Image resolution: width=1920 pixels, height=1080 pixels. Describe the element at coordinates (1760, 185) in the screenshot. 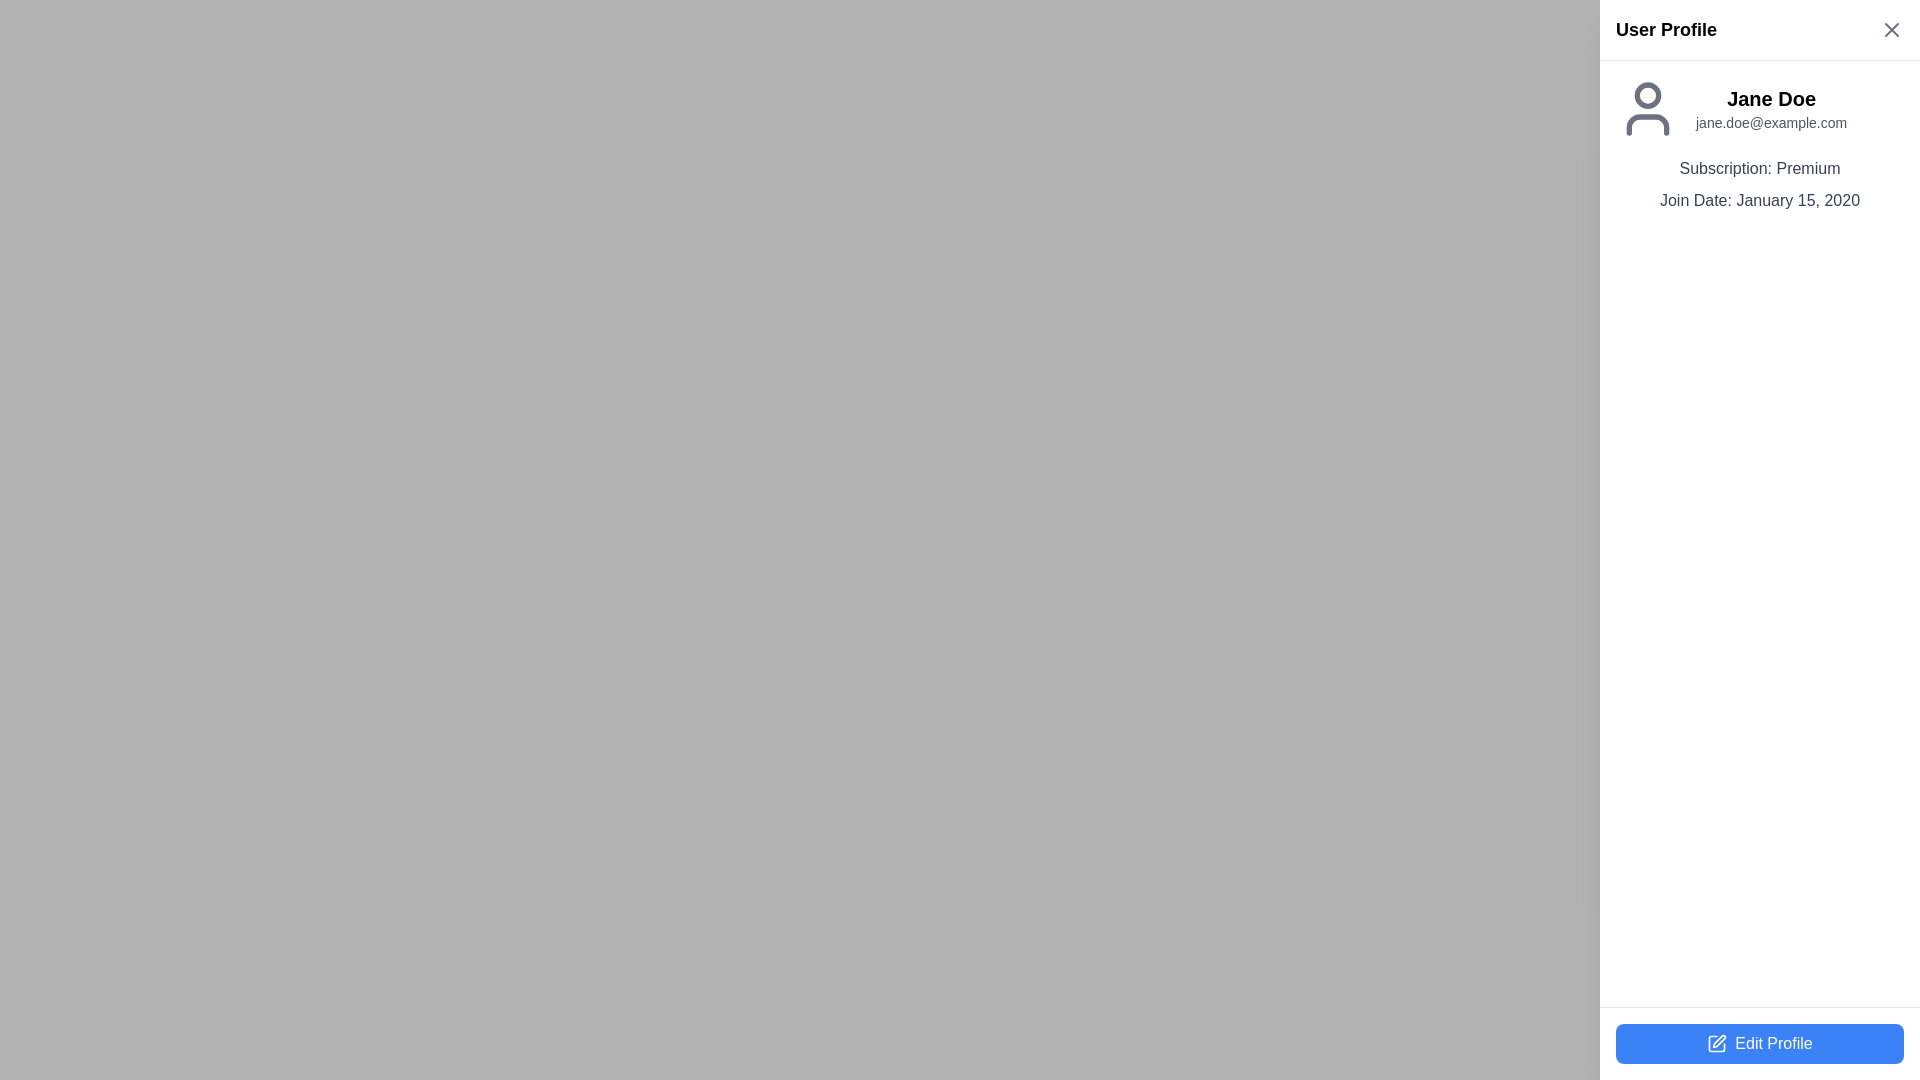

I see `the Text Display that shows the user's subscription level ('Premium') and the date they joined ('January 15, 2020'), located in the middle upper section of the user profile panel` at that location.